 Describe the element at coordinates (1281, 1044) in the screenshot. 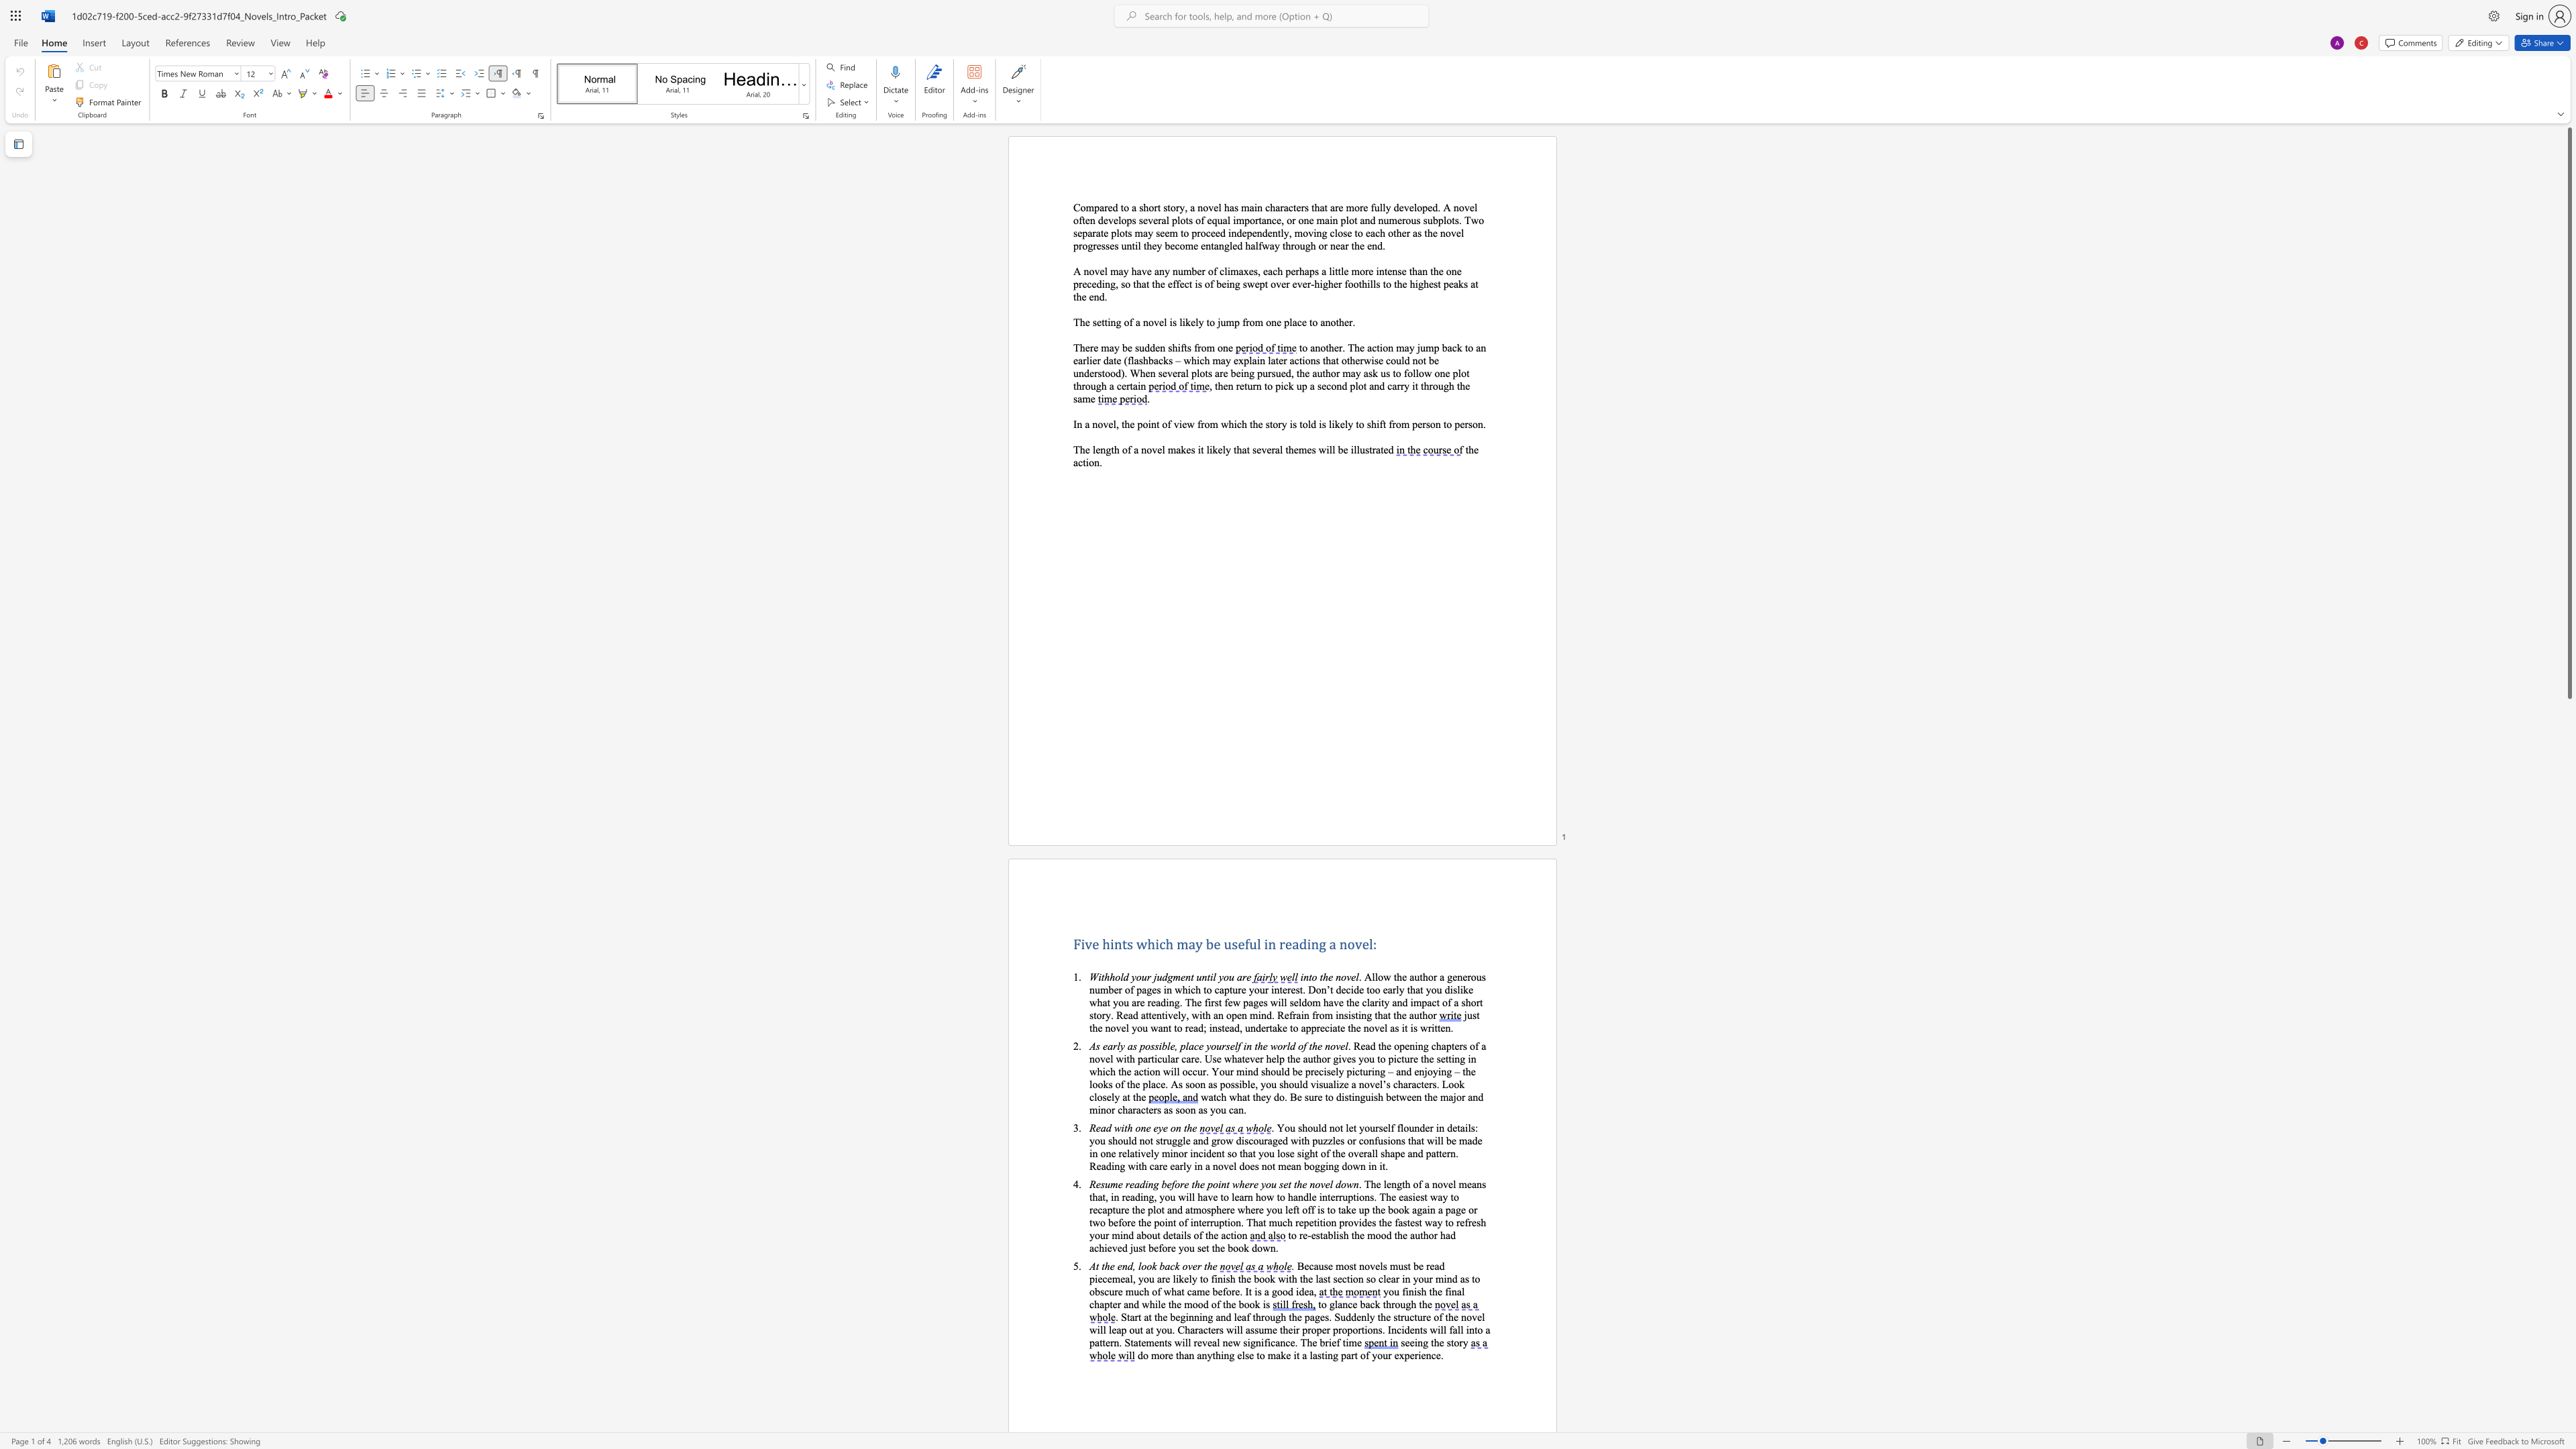

I see `the space between the continuous character "o" and "r" in the text` at that location.